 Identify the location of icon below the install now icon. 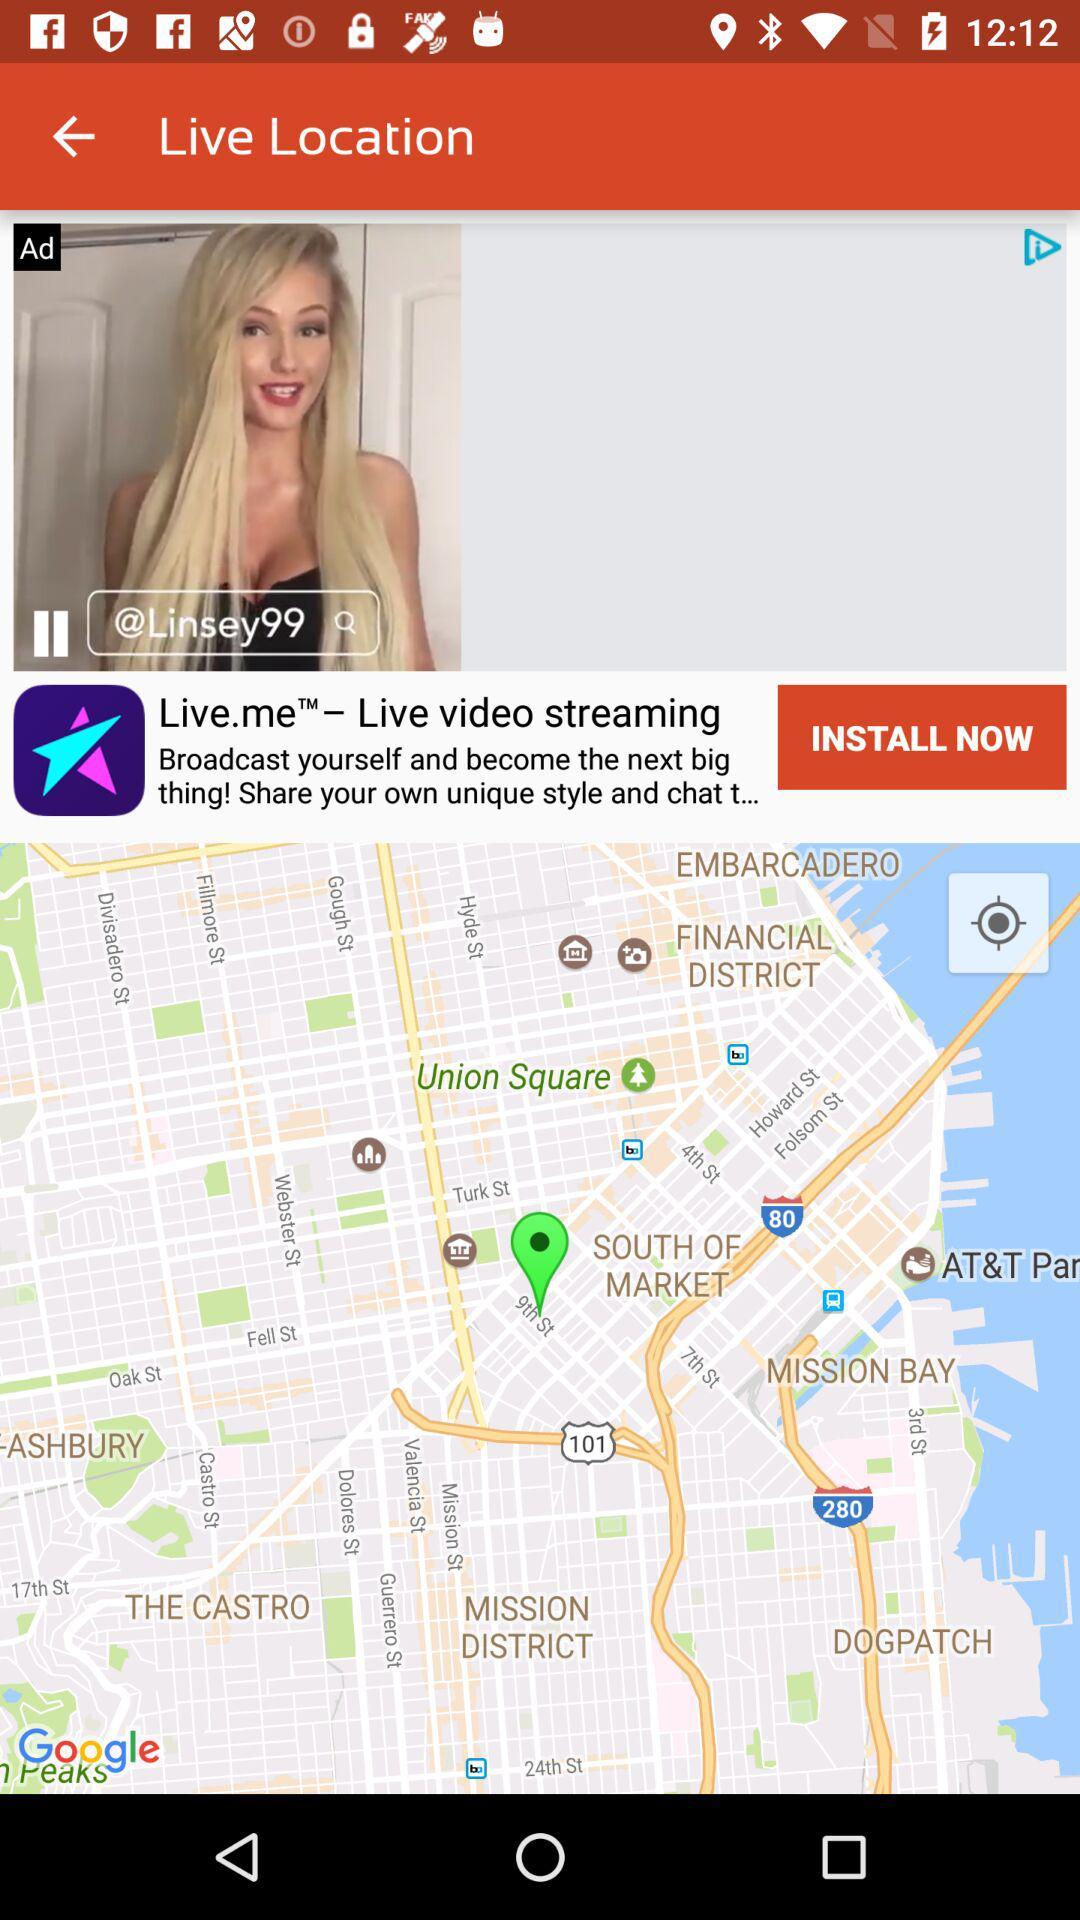
(998, 923).